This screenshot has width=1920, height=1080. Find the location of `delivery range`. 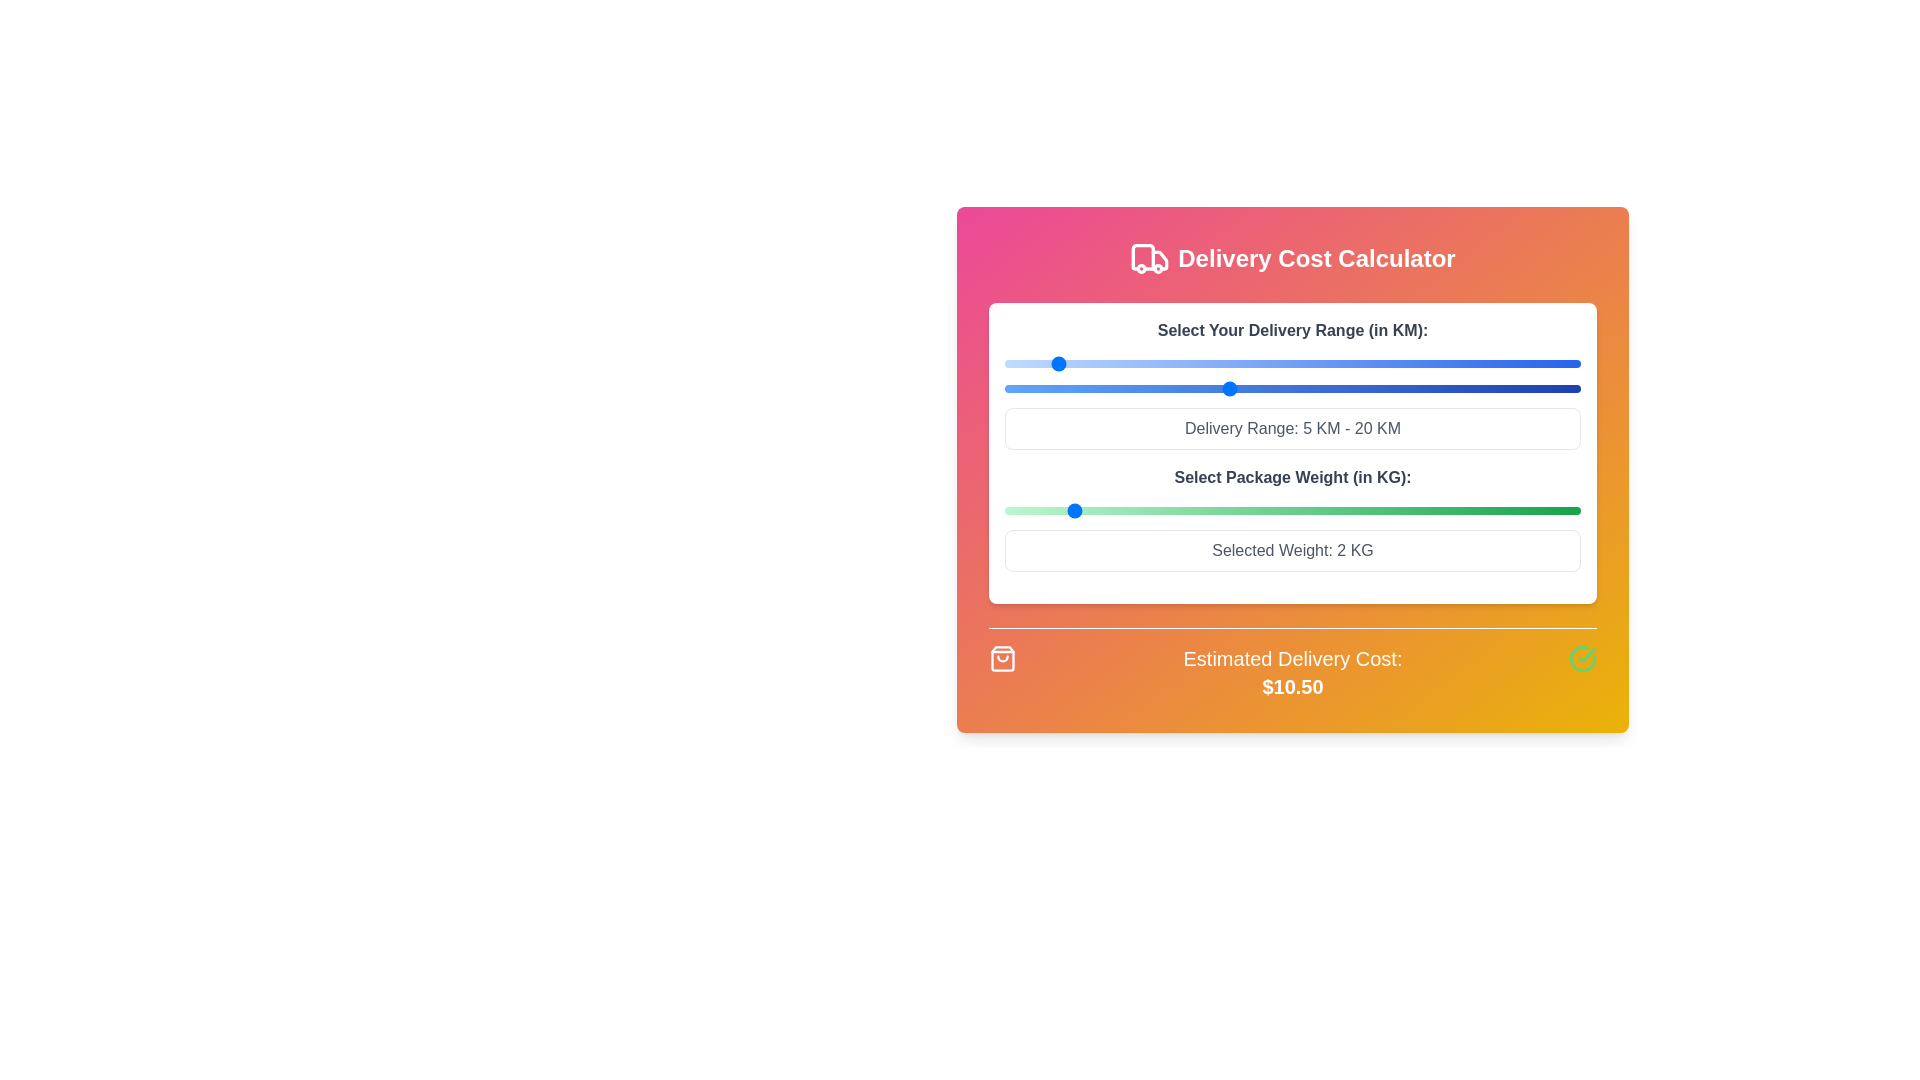

delivery range is located at coordinates (1415, 389).